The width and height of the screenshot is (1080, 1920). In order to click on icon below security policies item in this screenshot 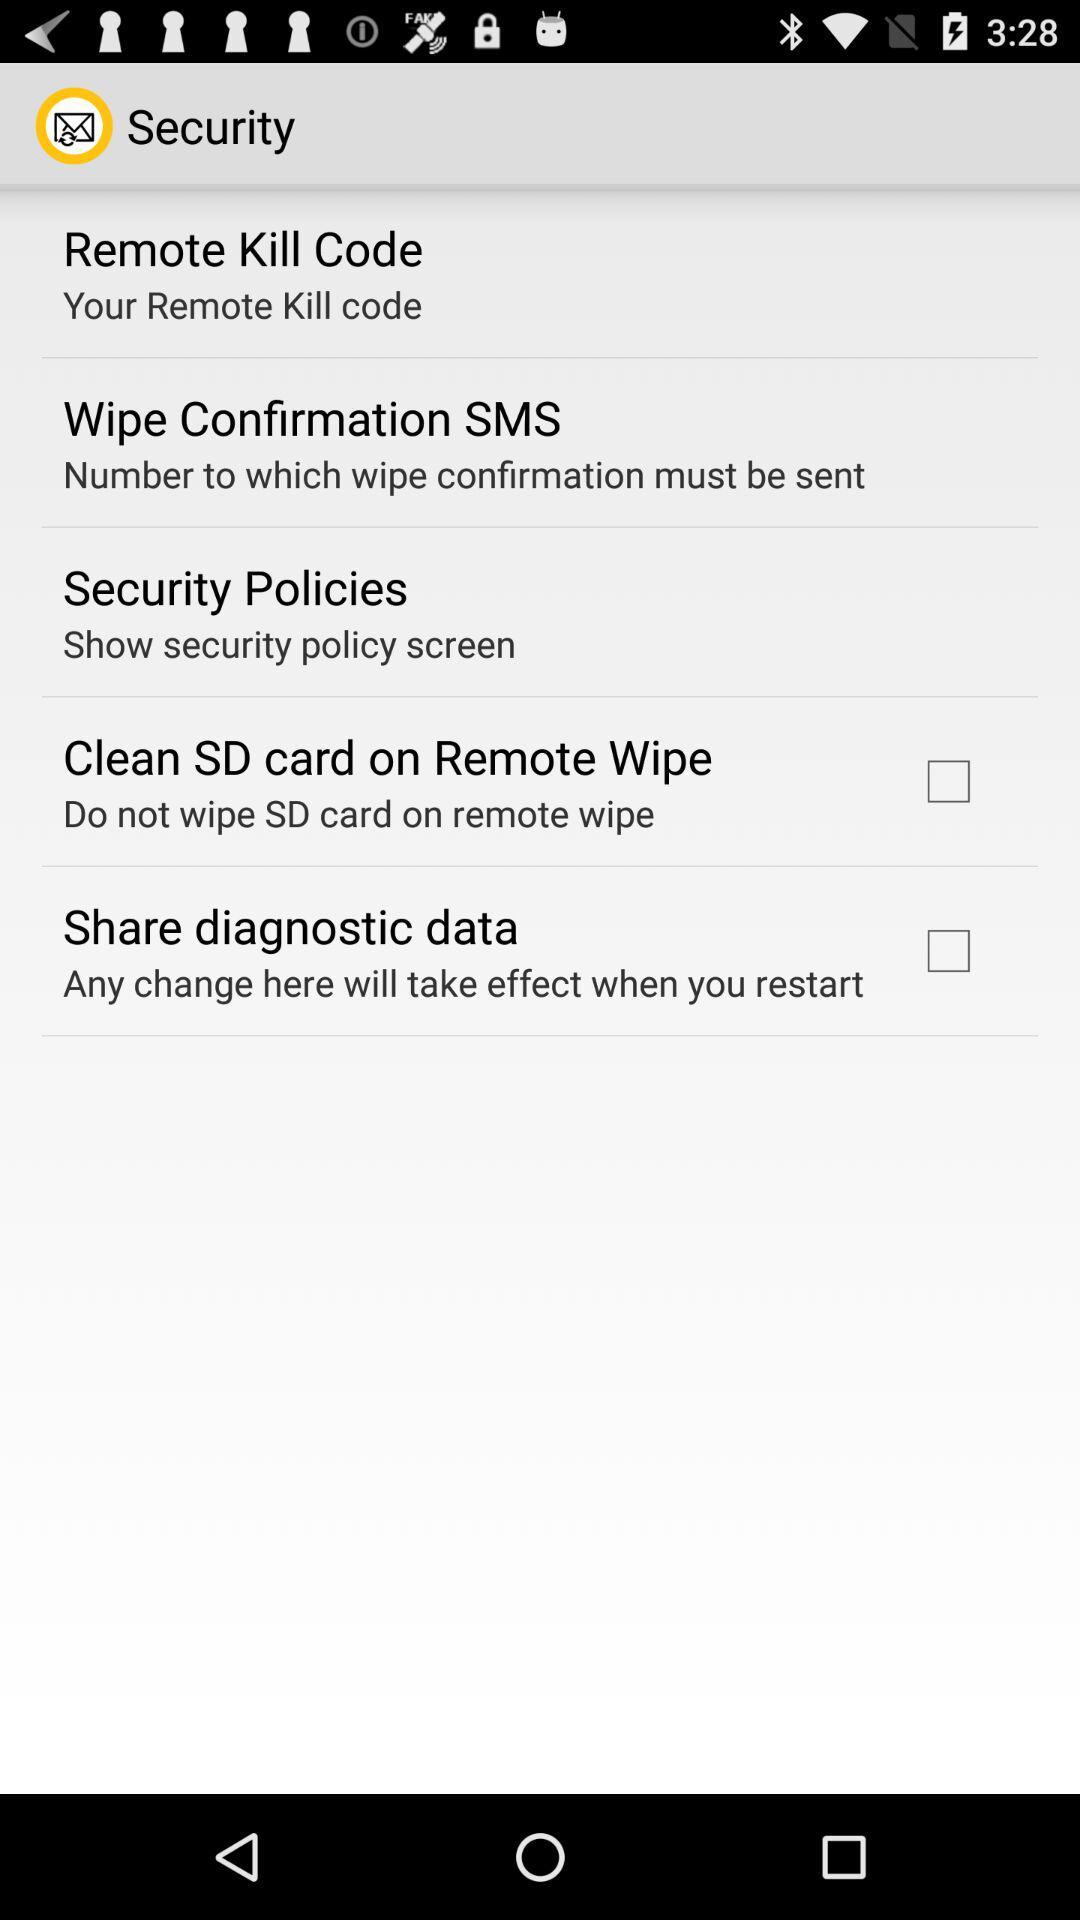, I will do `click(289, 643)`.